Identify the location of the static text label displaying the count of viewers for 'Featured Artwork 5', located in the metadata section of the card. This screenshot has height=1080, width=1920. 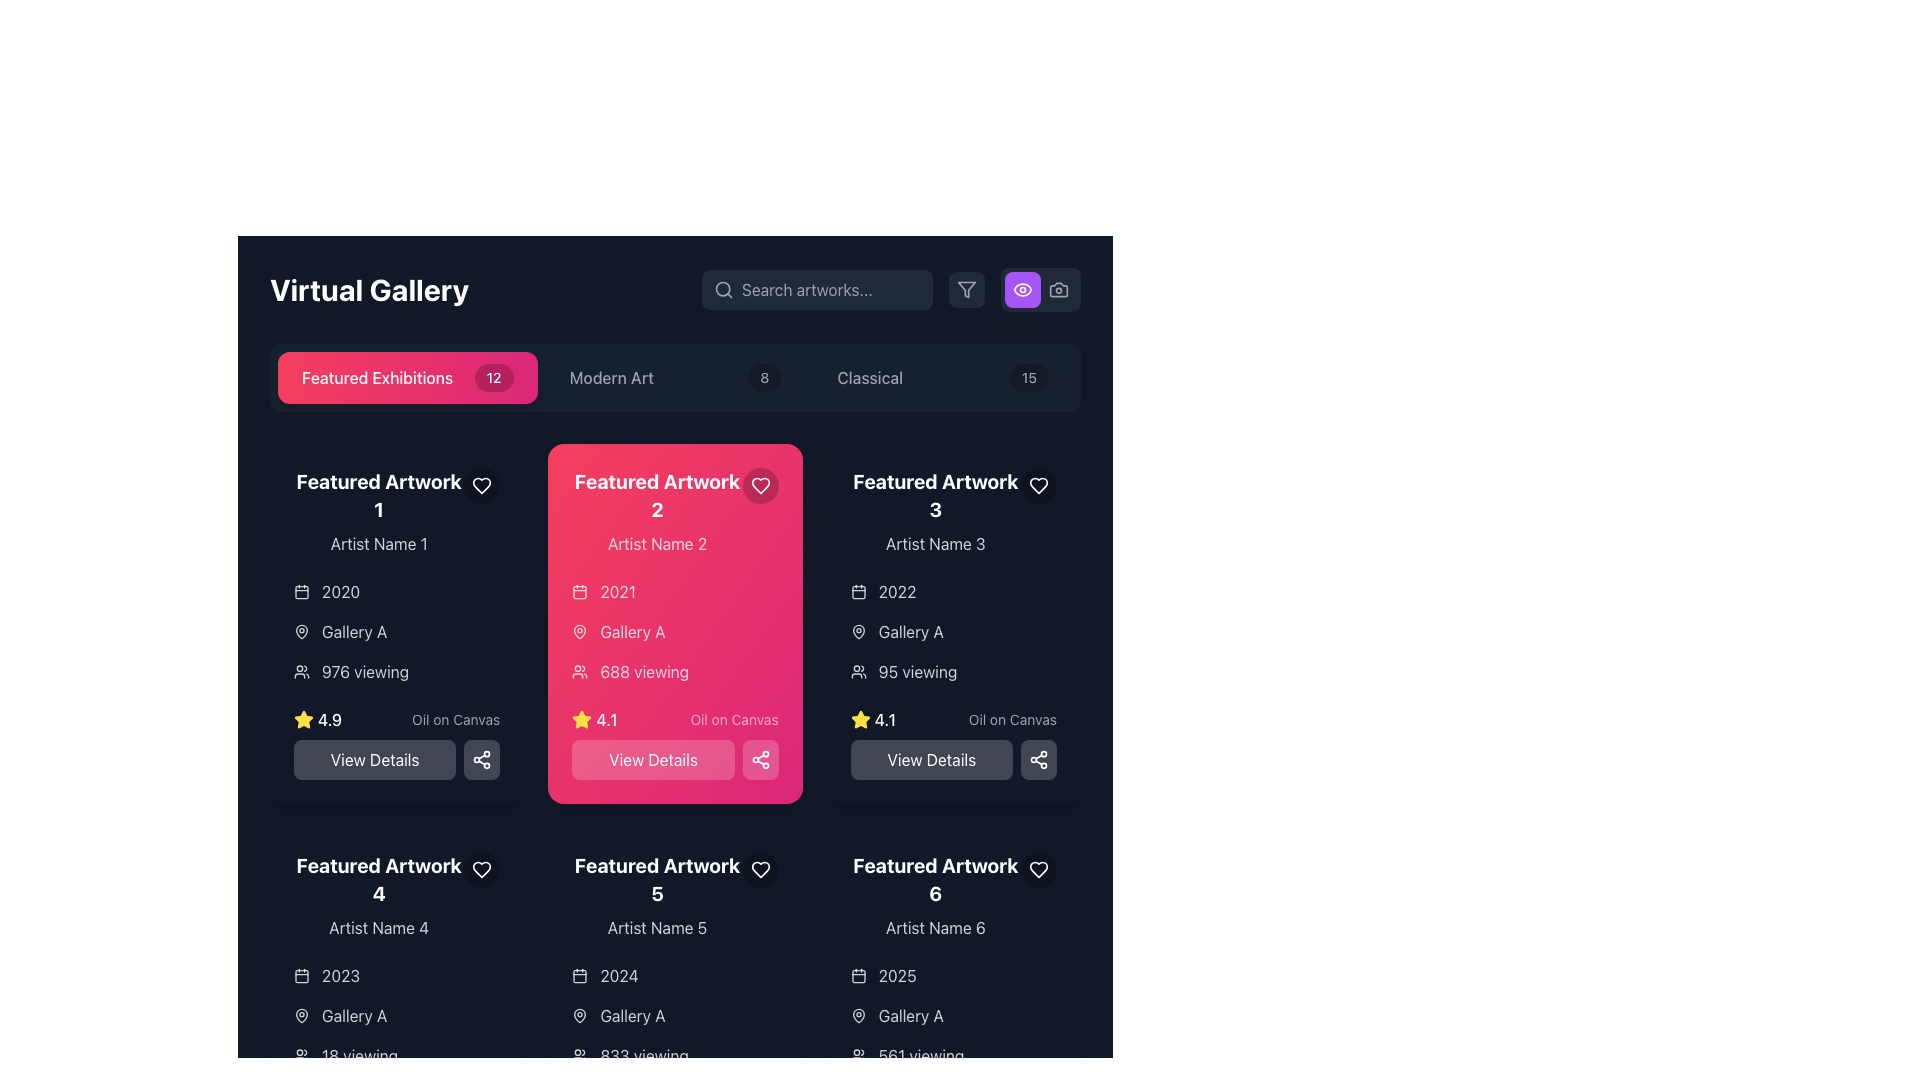
(644, 1055).